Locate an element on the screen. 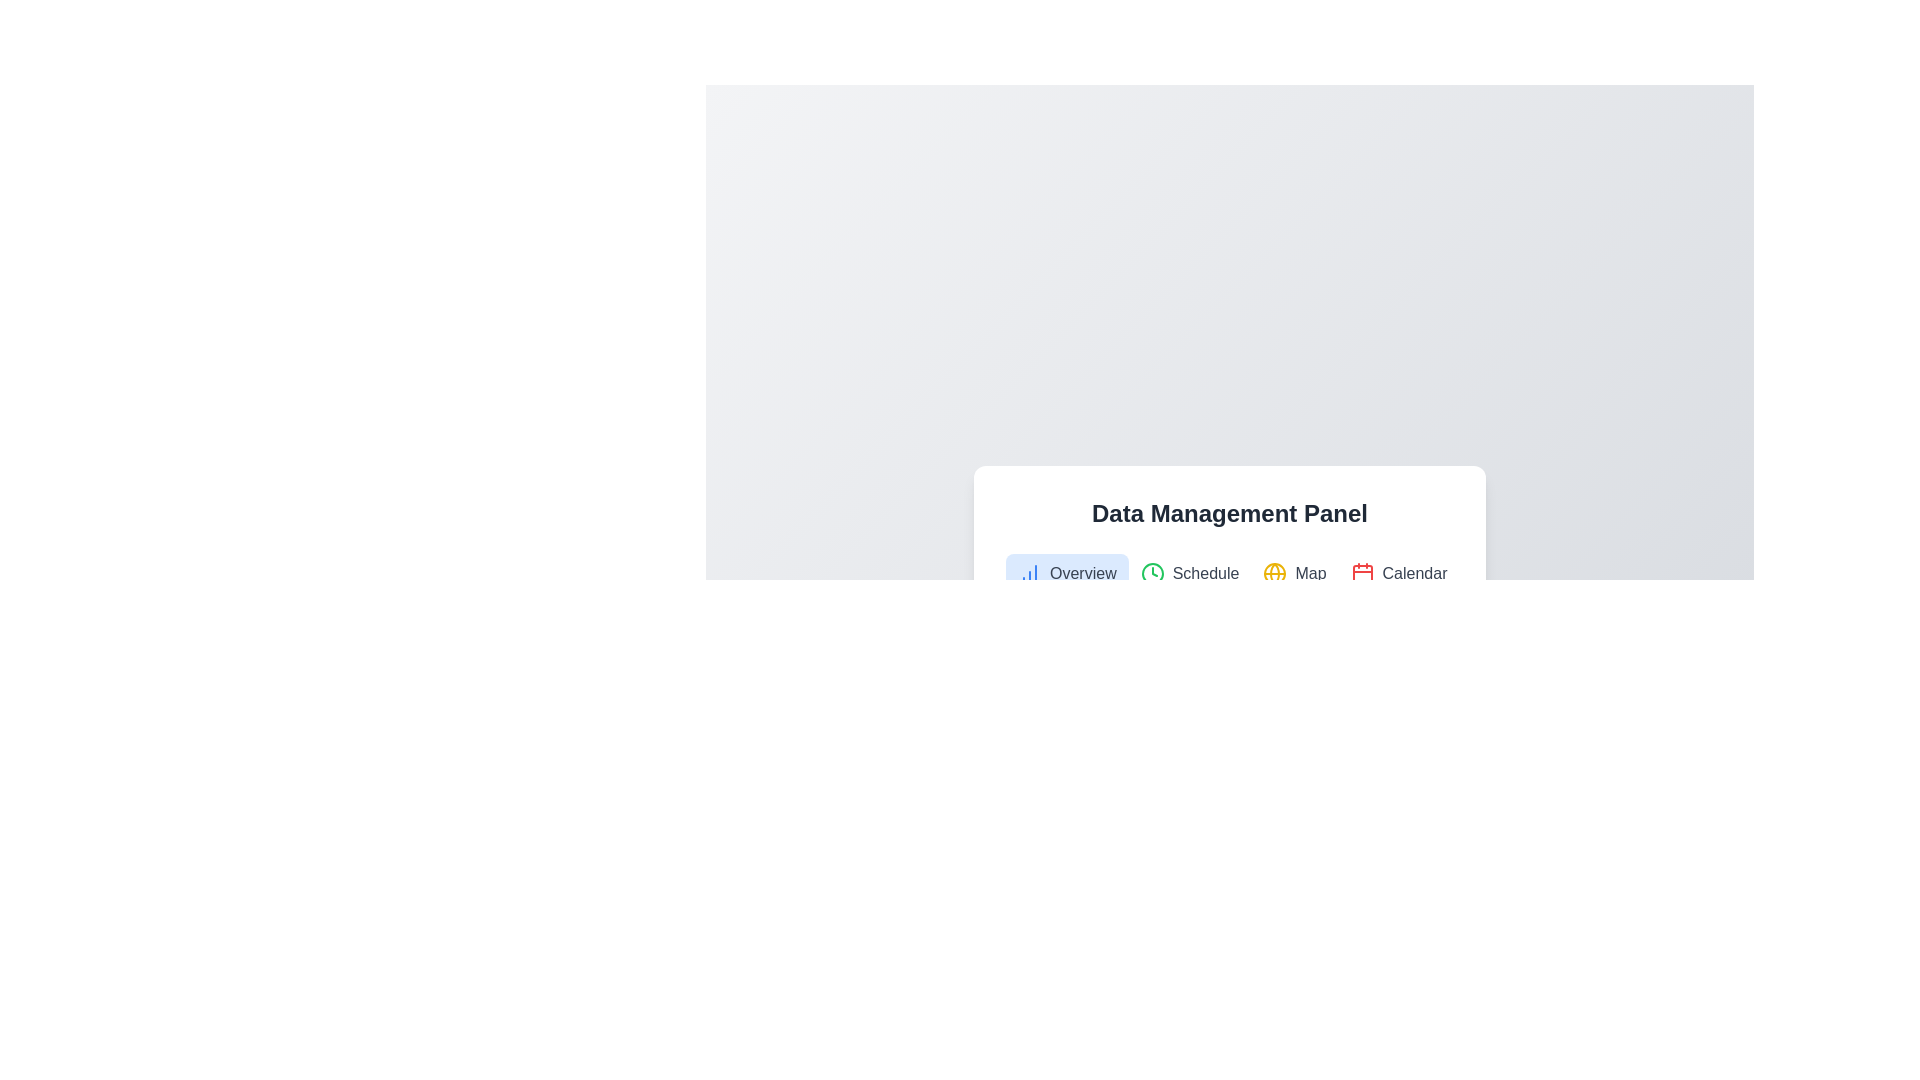 This screenshot has height=1080, width=1920. the map icon in the horizontal menu bar below the title 'Data Management Panel' is located at coordinates (1274, 574).